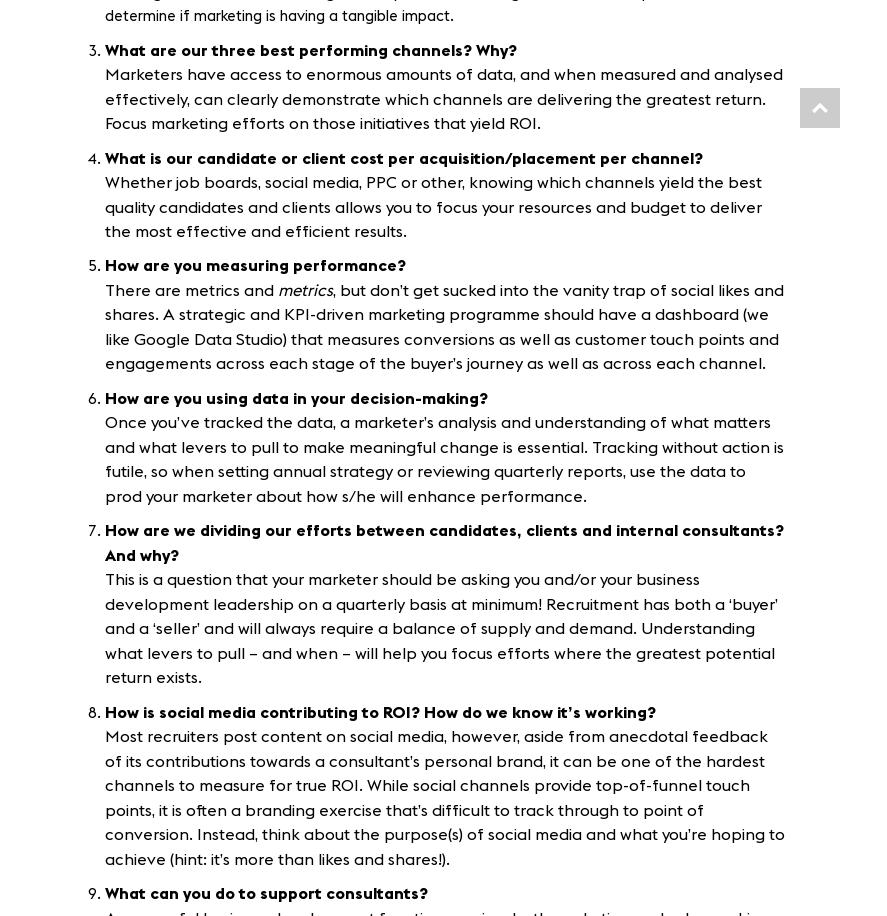 The height and width of the screenshot is (916, 887). I want to click on 'What can you do to support consultants?', so click(267, 893).